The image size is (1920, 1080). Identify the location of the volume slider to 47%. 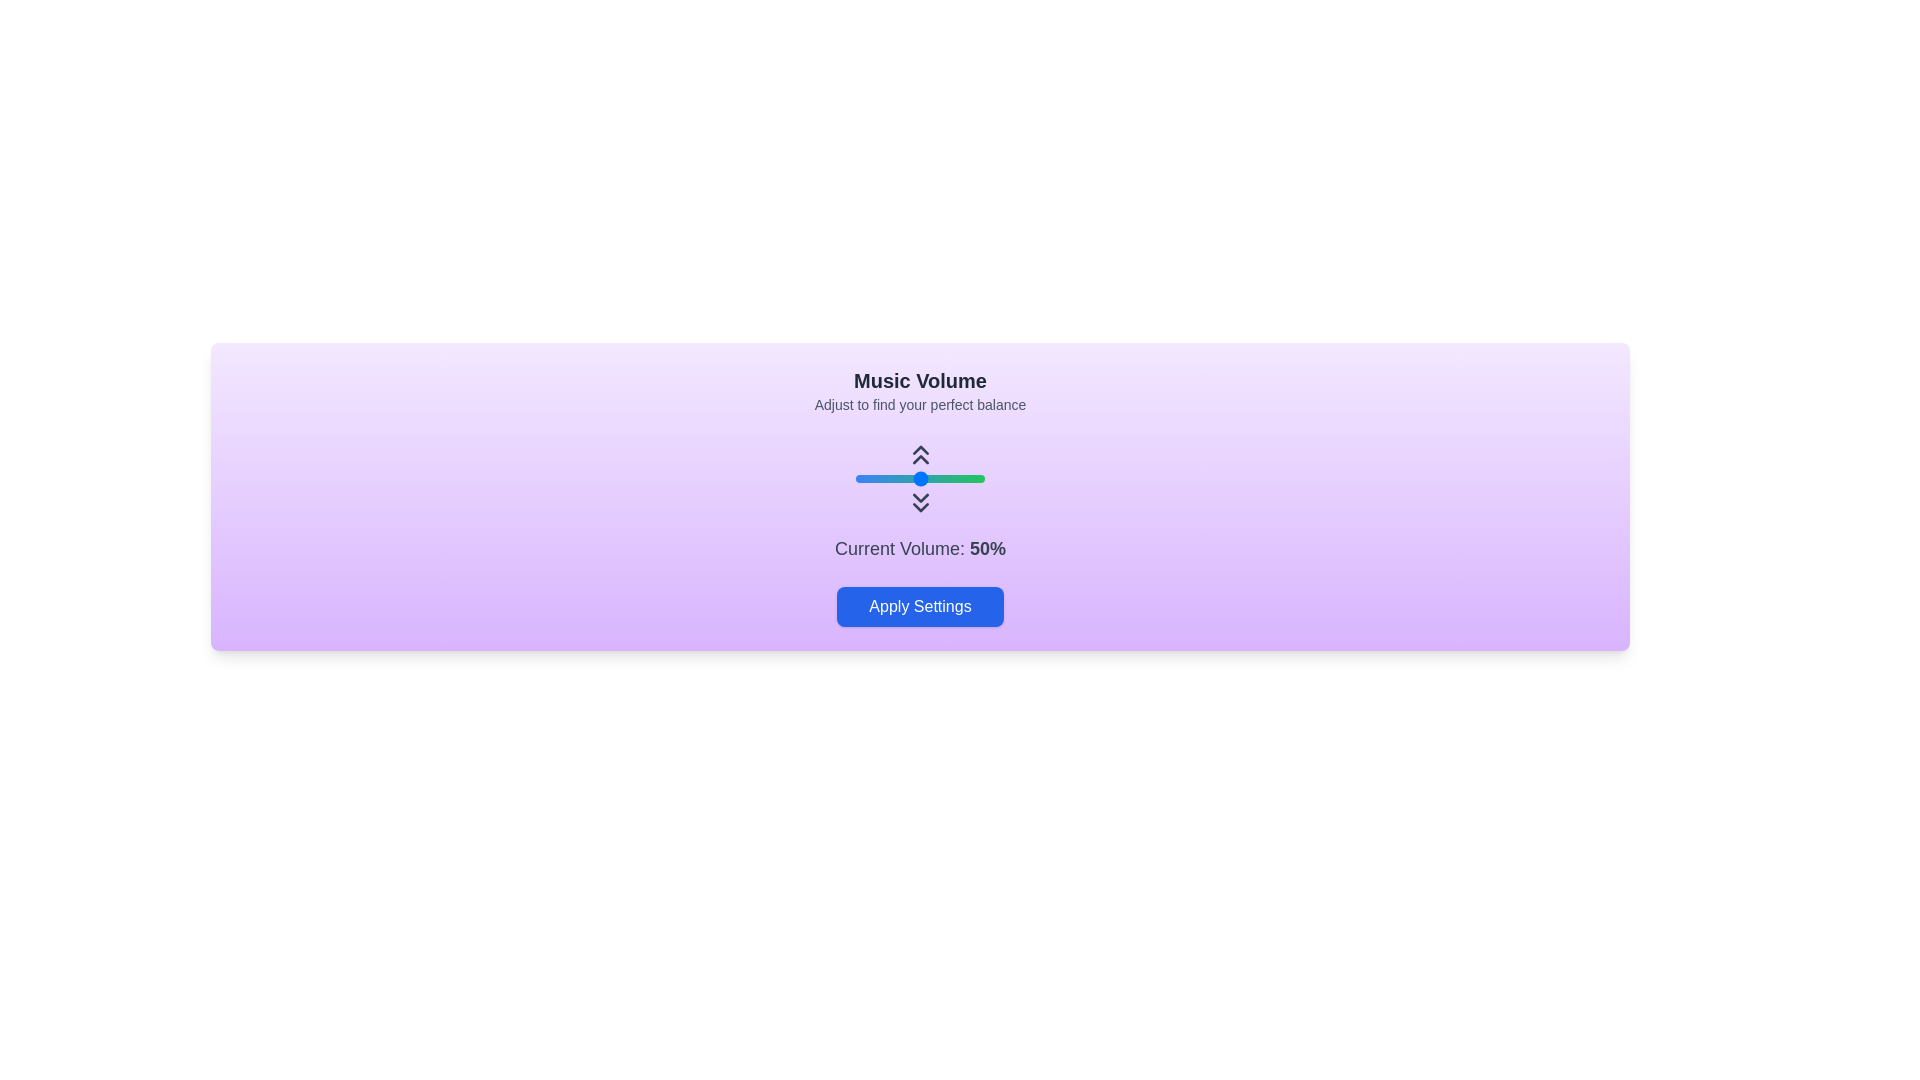
(915, 478).